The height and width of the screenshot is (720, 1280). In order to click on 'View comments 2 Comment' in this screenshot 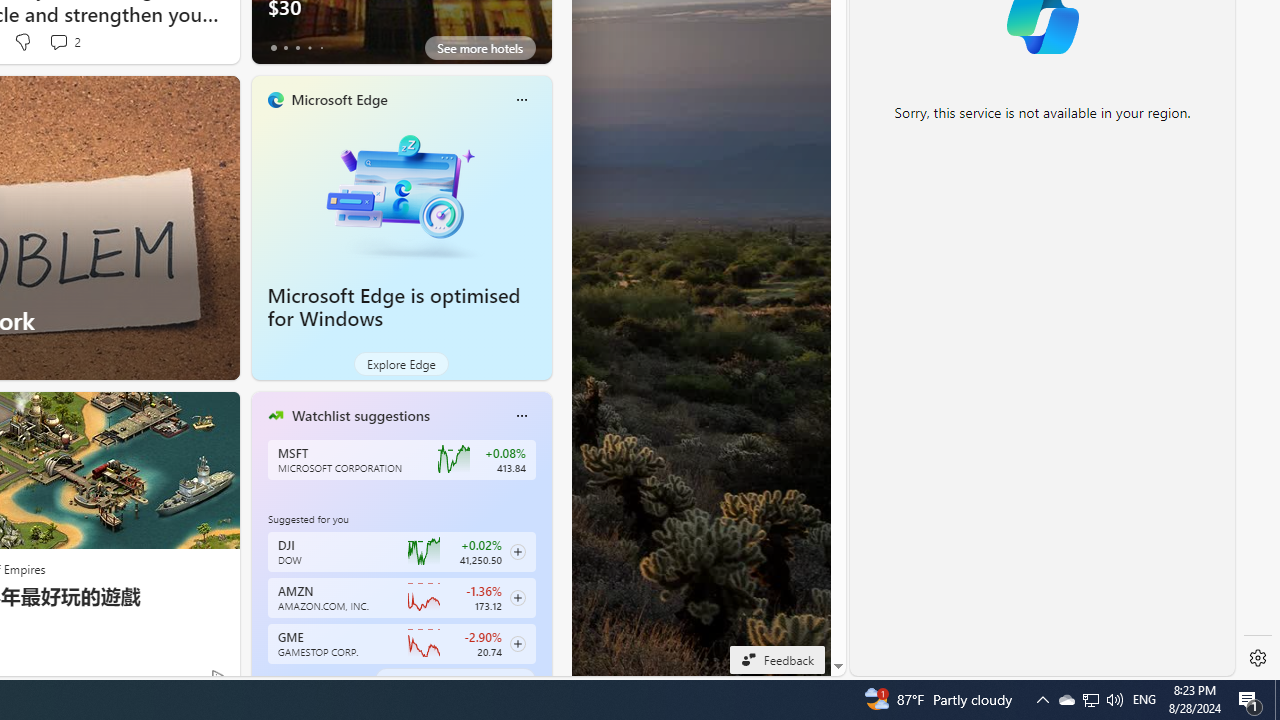, I will do `click(58, 41)`.